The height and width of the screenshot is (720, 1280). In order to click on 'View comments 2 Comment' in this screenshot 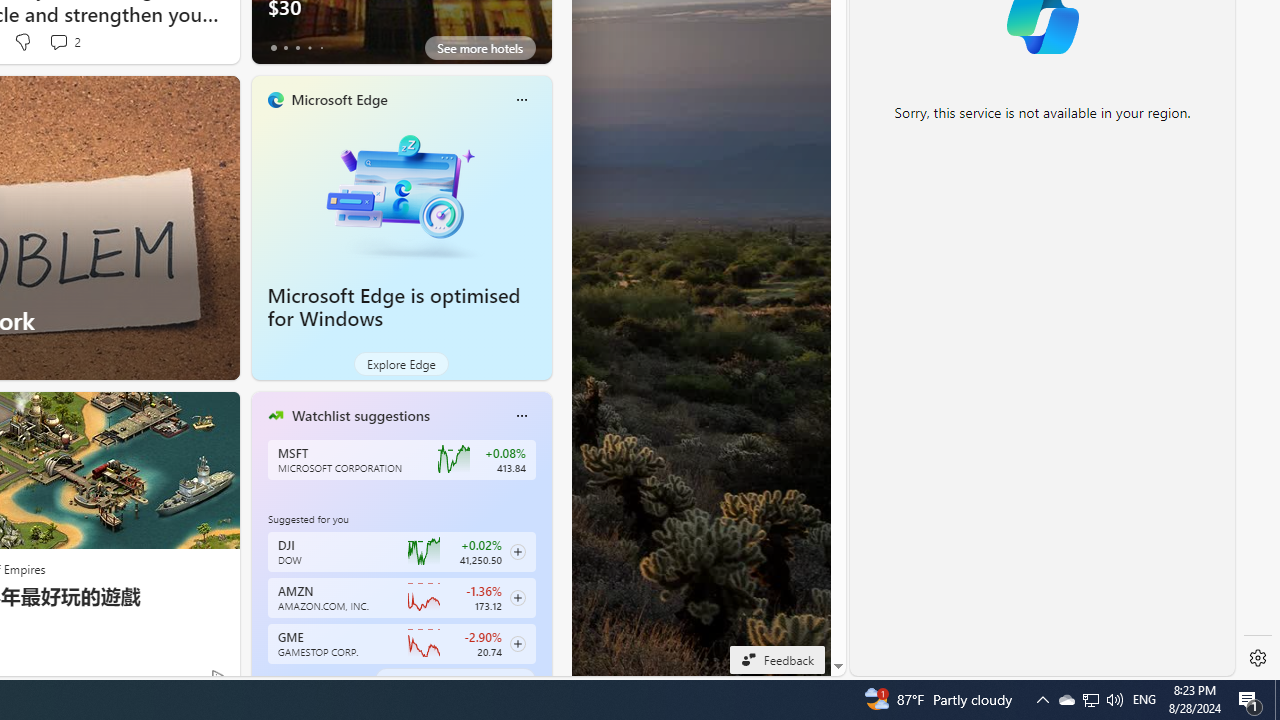, I will do `click(58, 41)`.